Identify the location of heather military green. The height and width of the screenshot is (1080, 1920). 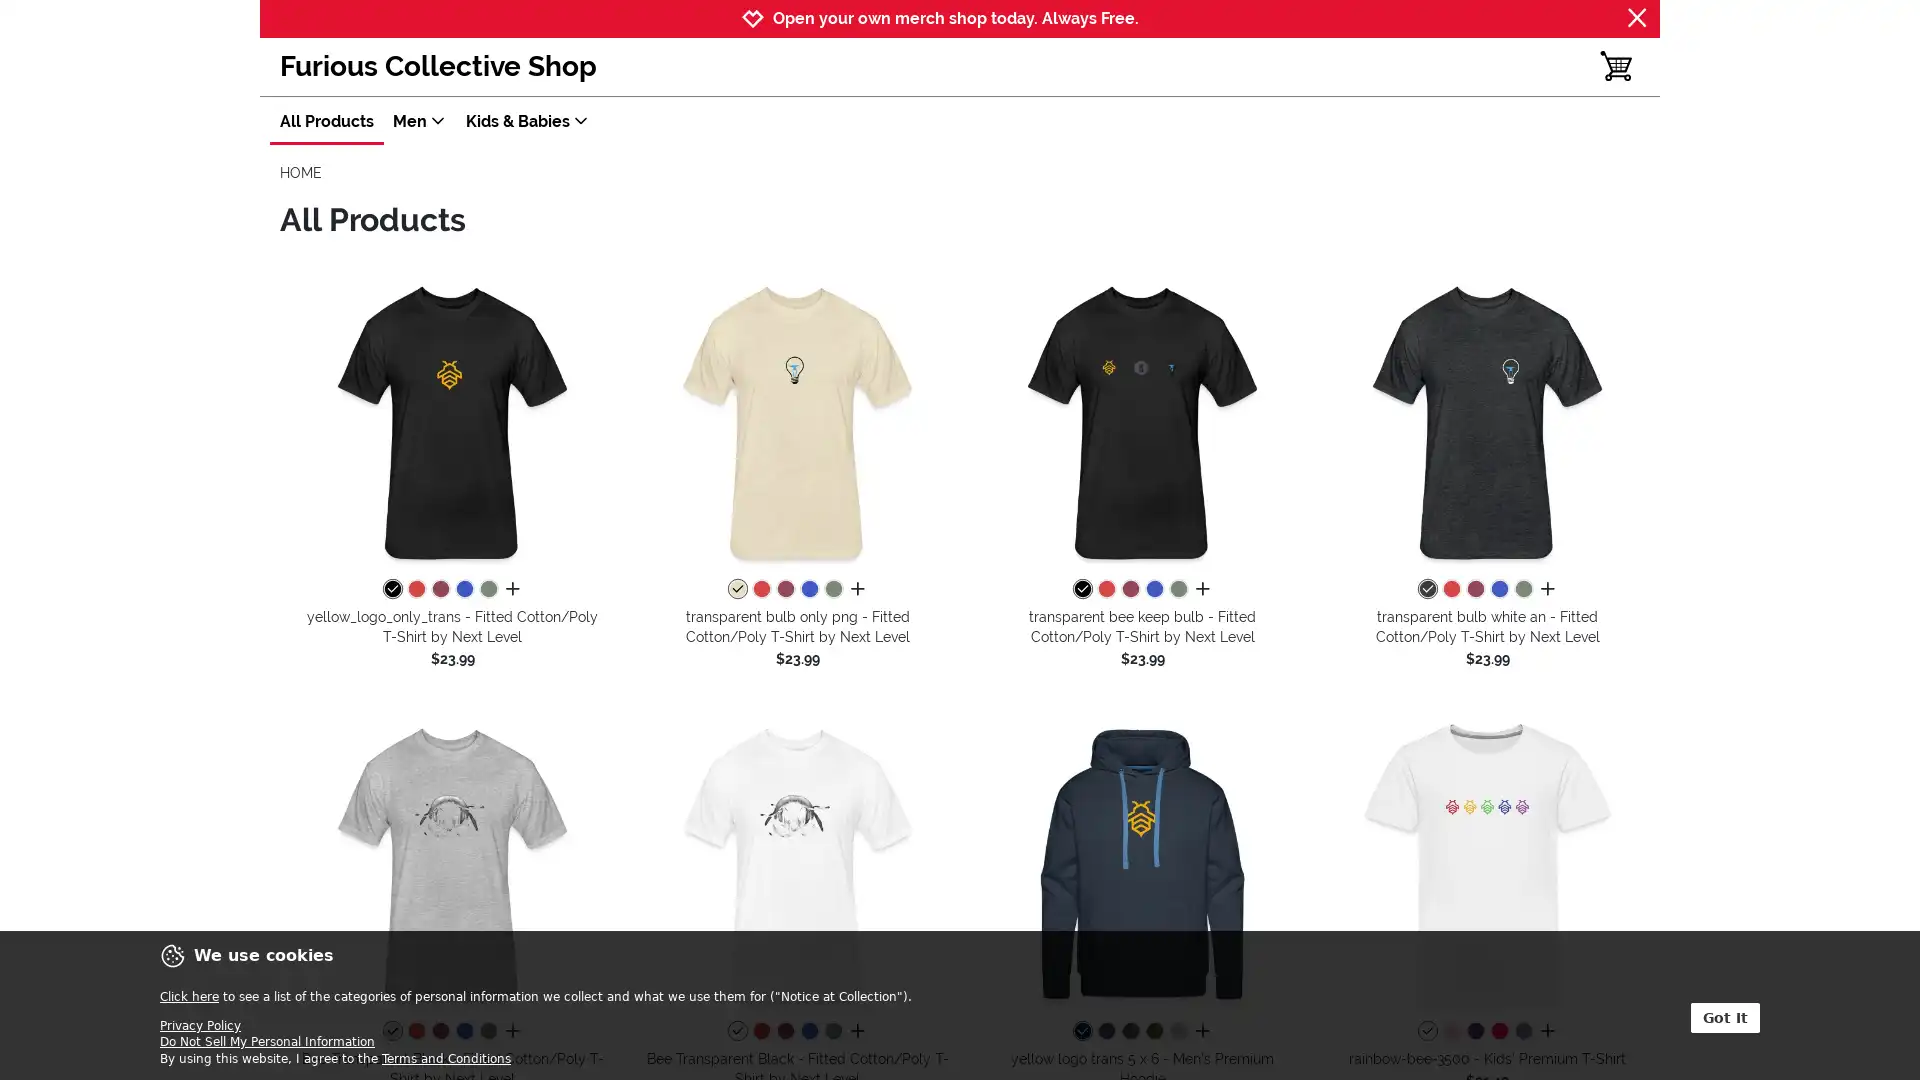
(1177, 589).